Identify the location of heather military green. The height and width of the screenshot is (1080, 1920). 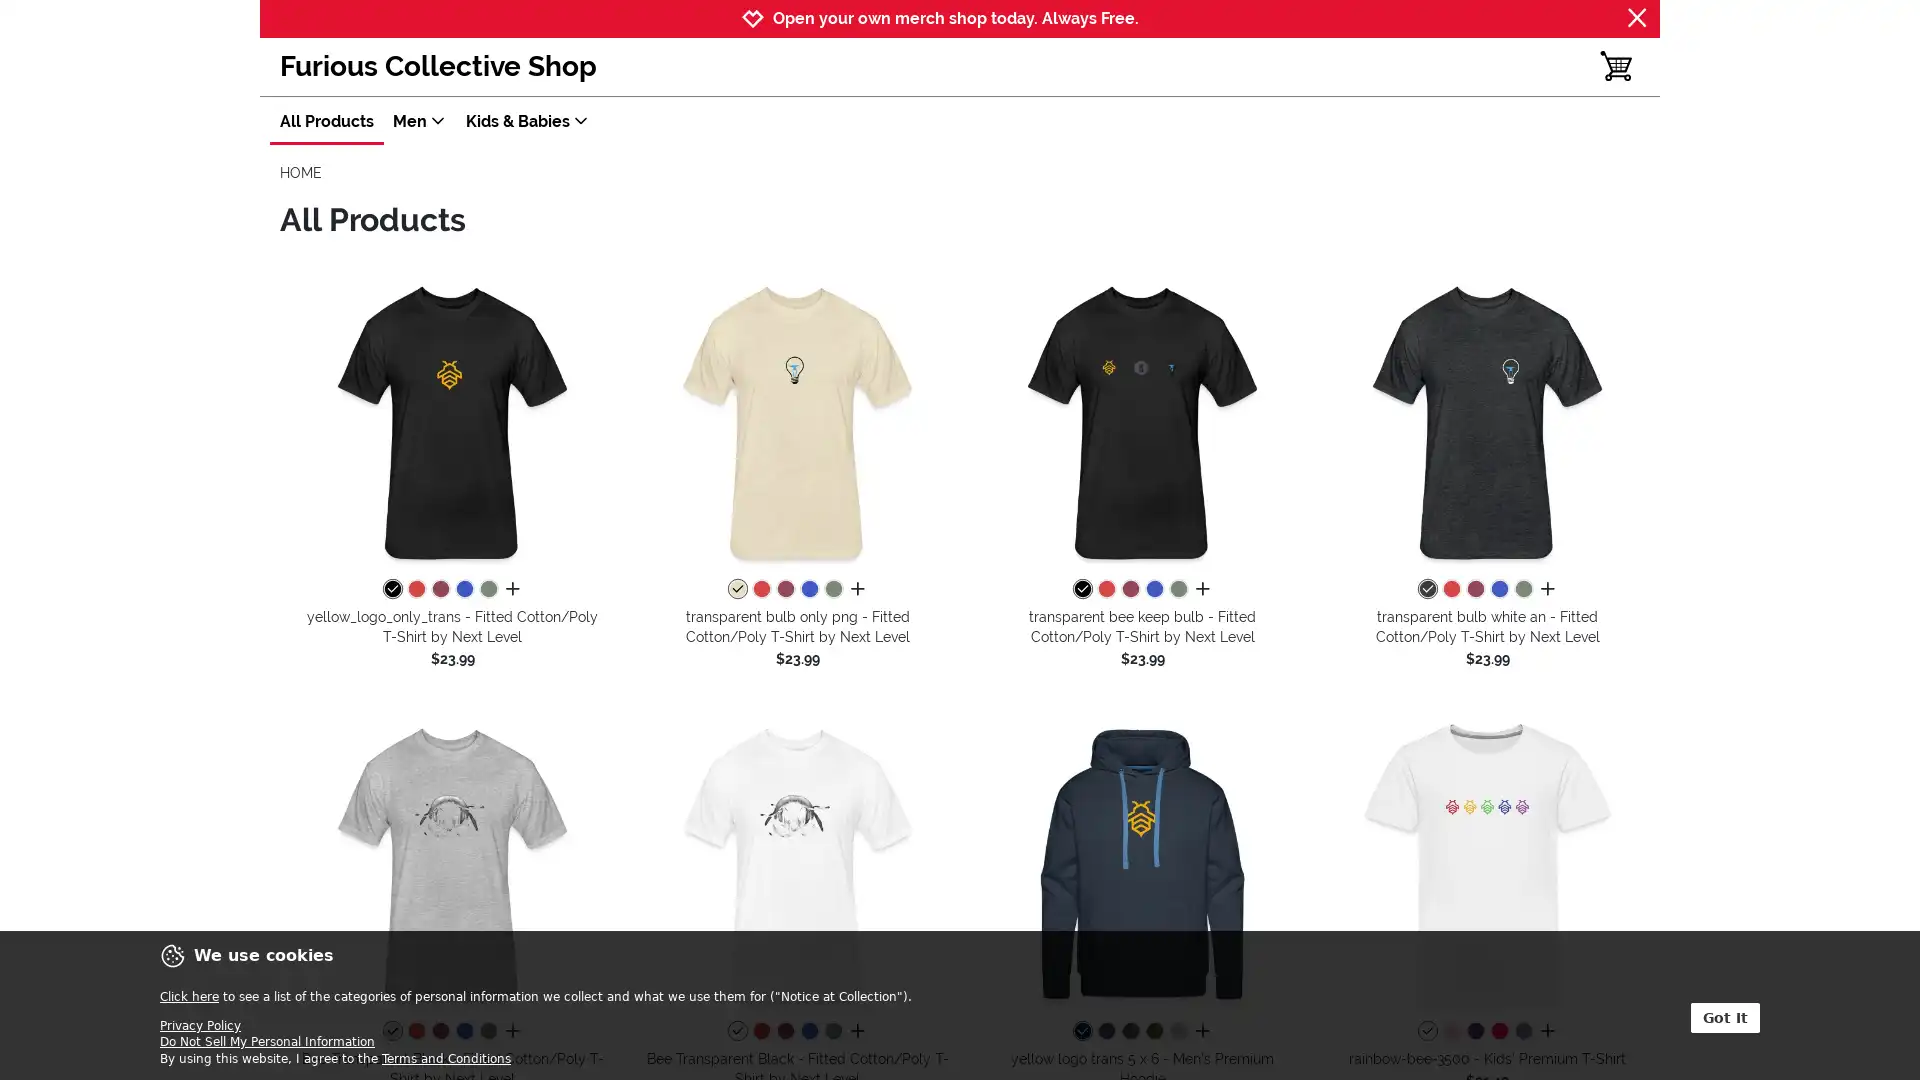
(1177, 589).